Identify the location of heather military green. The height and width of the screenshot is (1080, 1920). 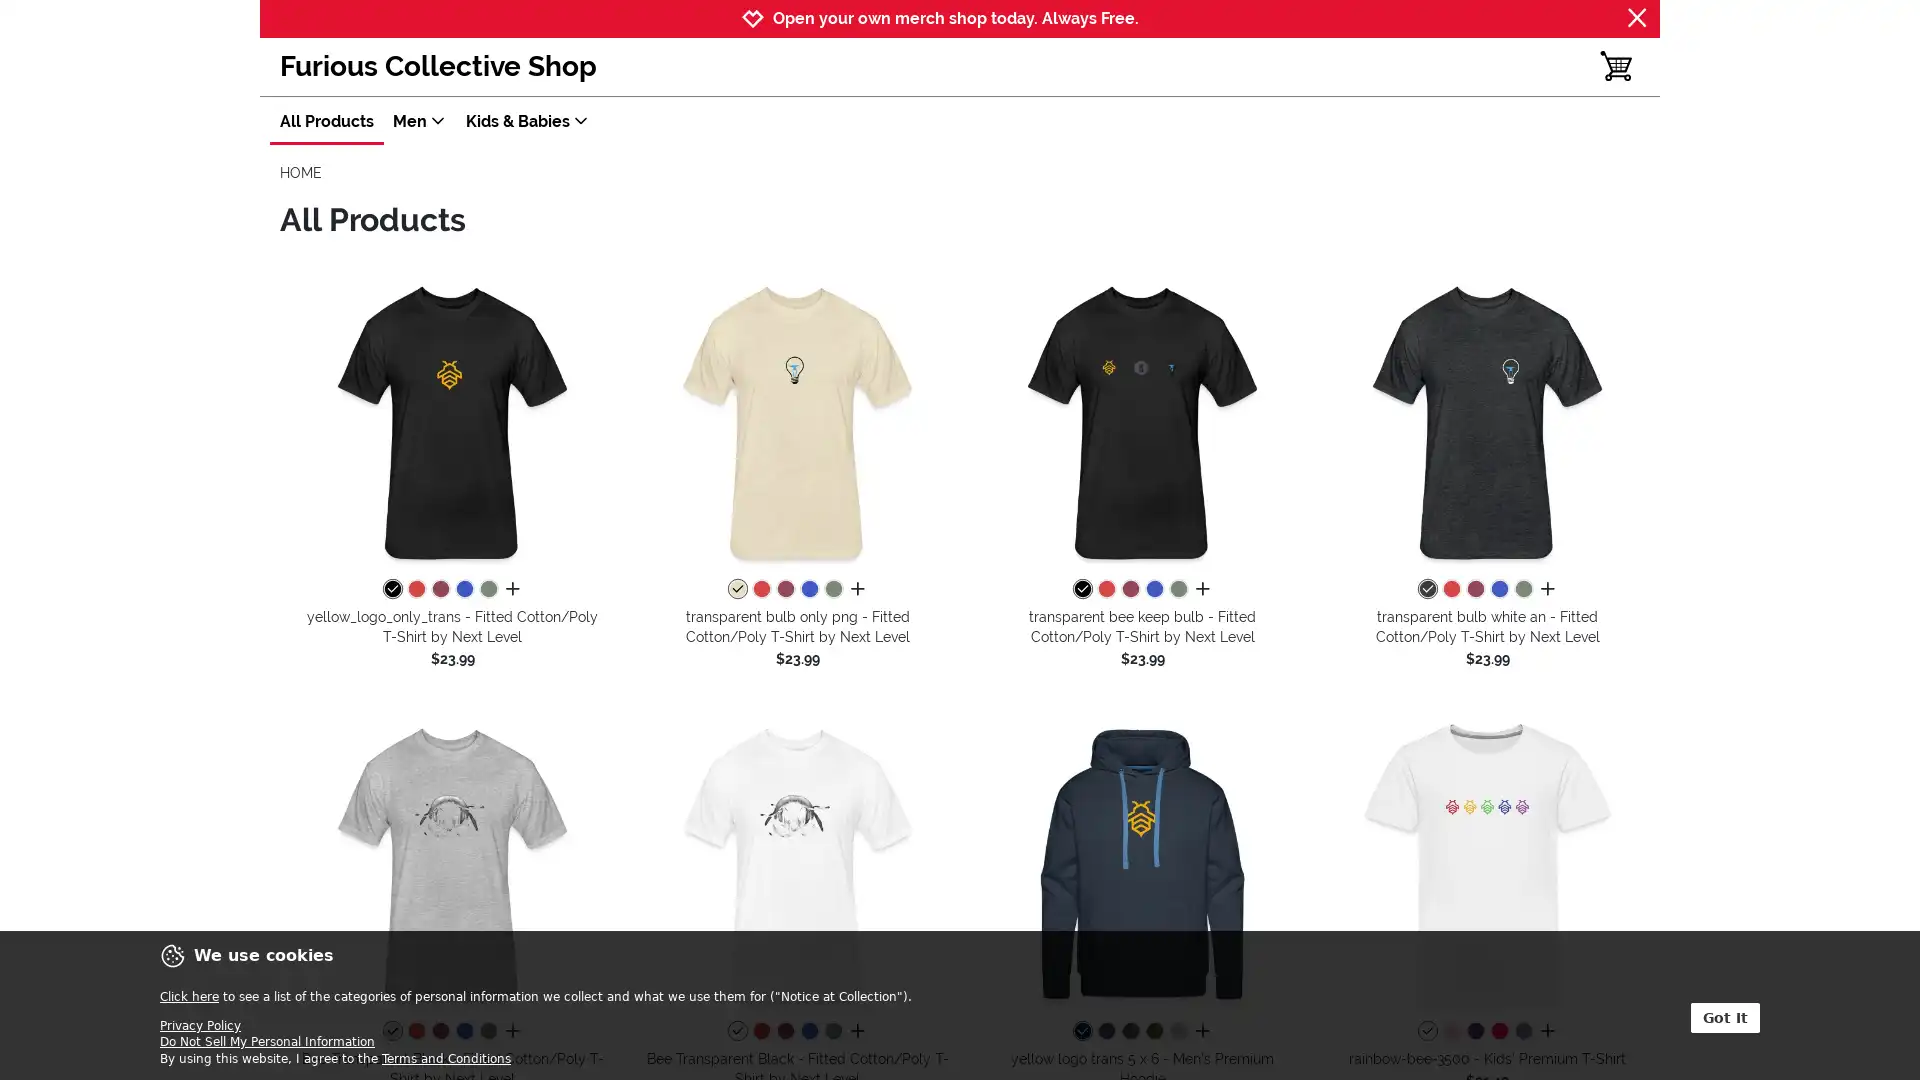
(1177, 589).